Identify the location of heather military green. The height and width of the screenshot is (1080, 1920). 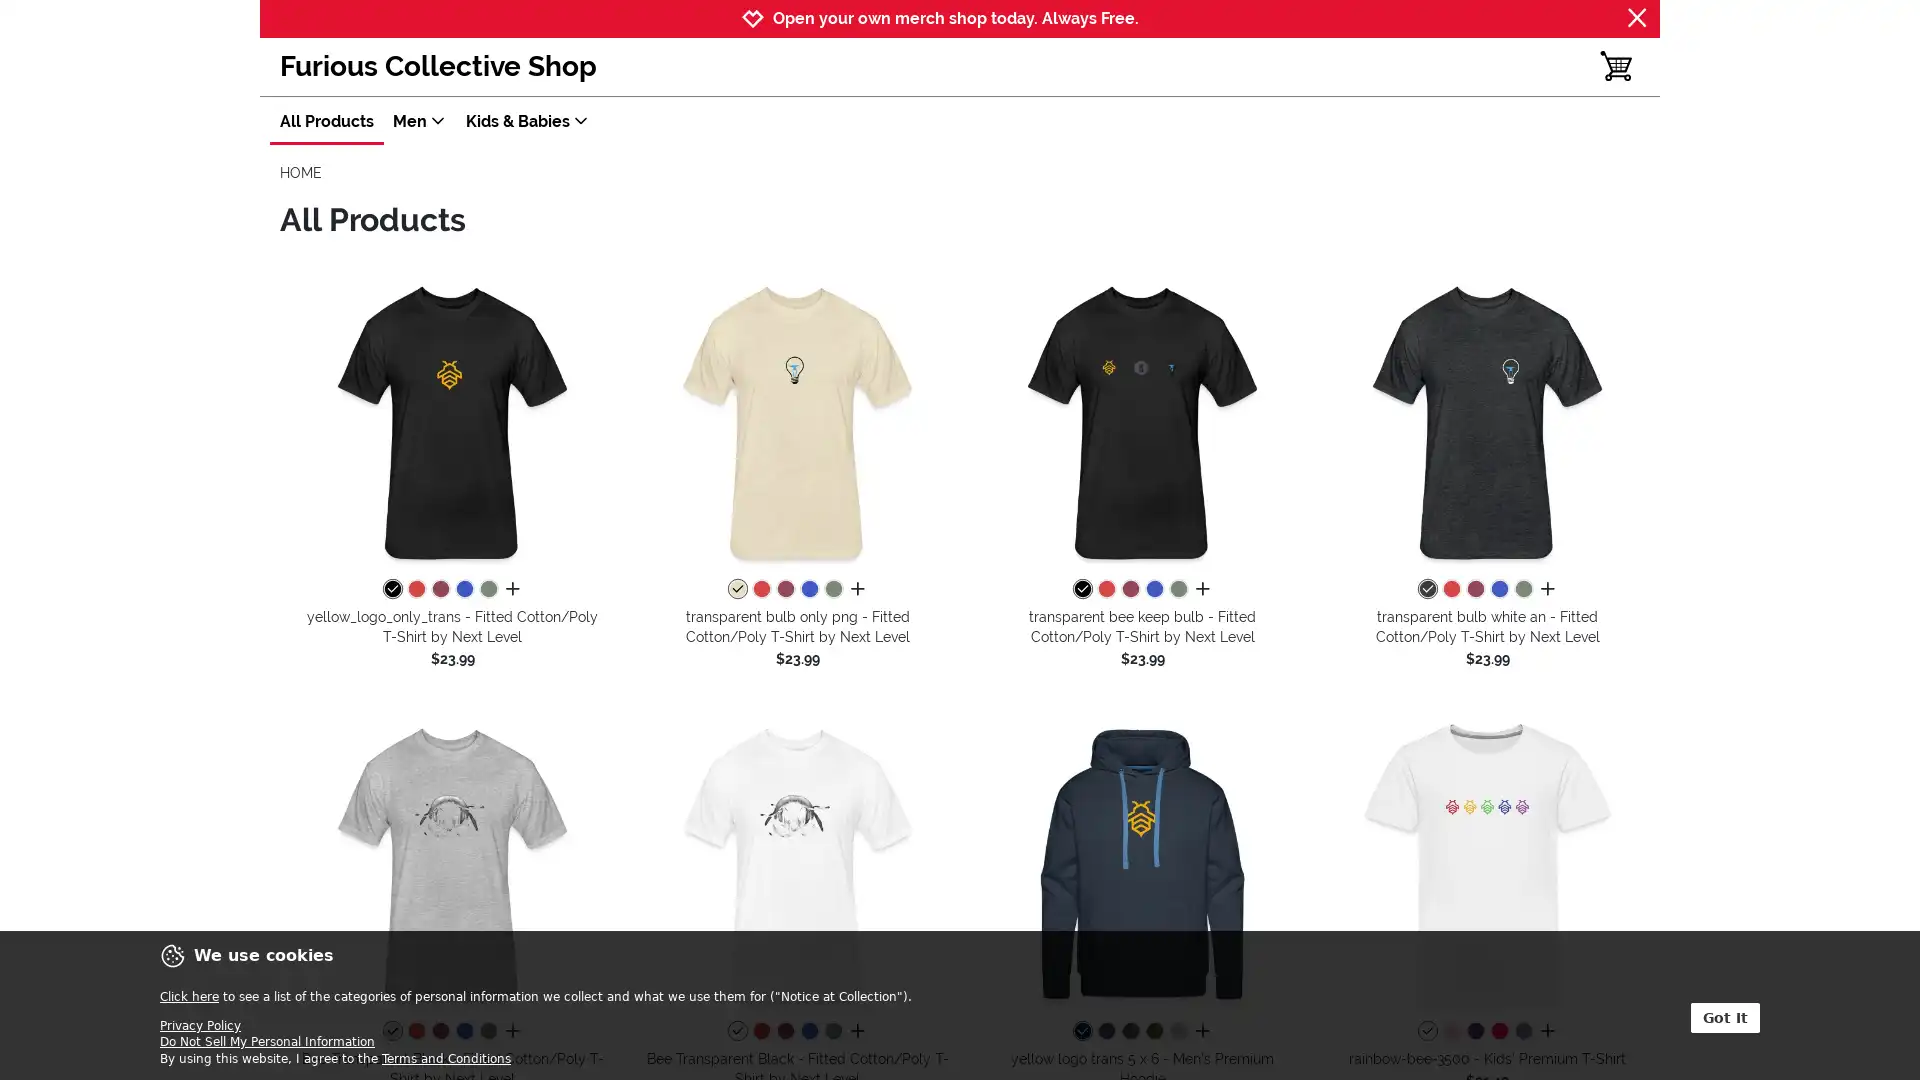
(1177, 589).